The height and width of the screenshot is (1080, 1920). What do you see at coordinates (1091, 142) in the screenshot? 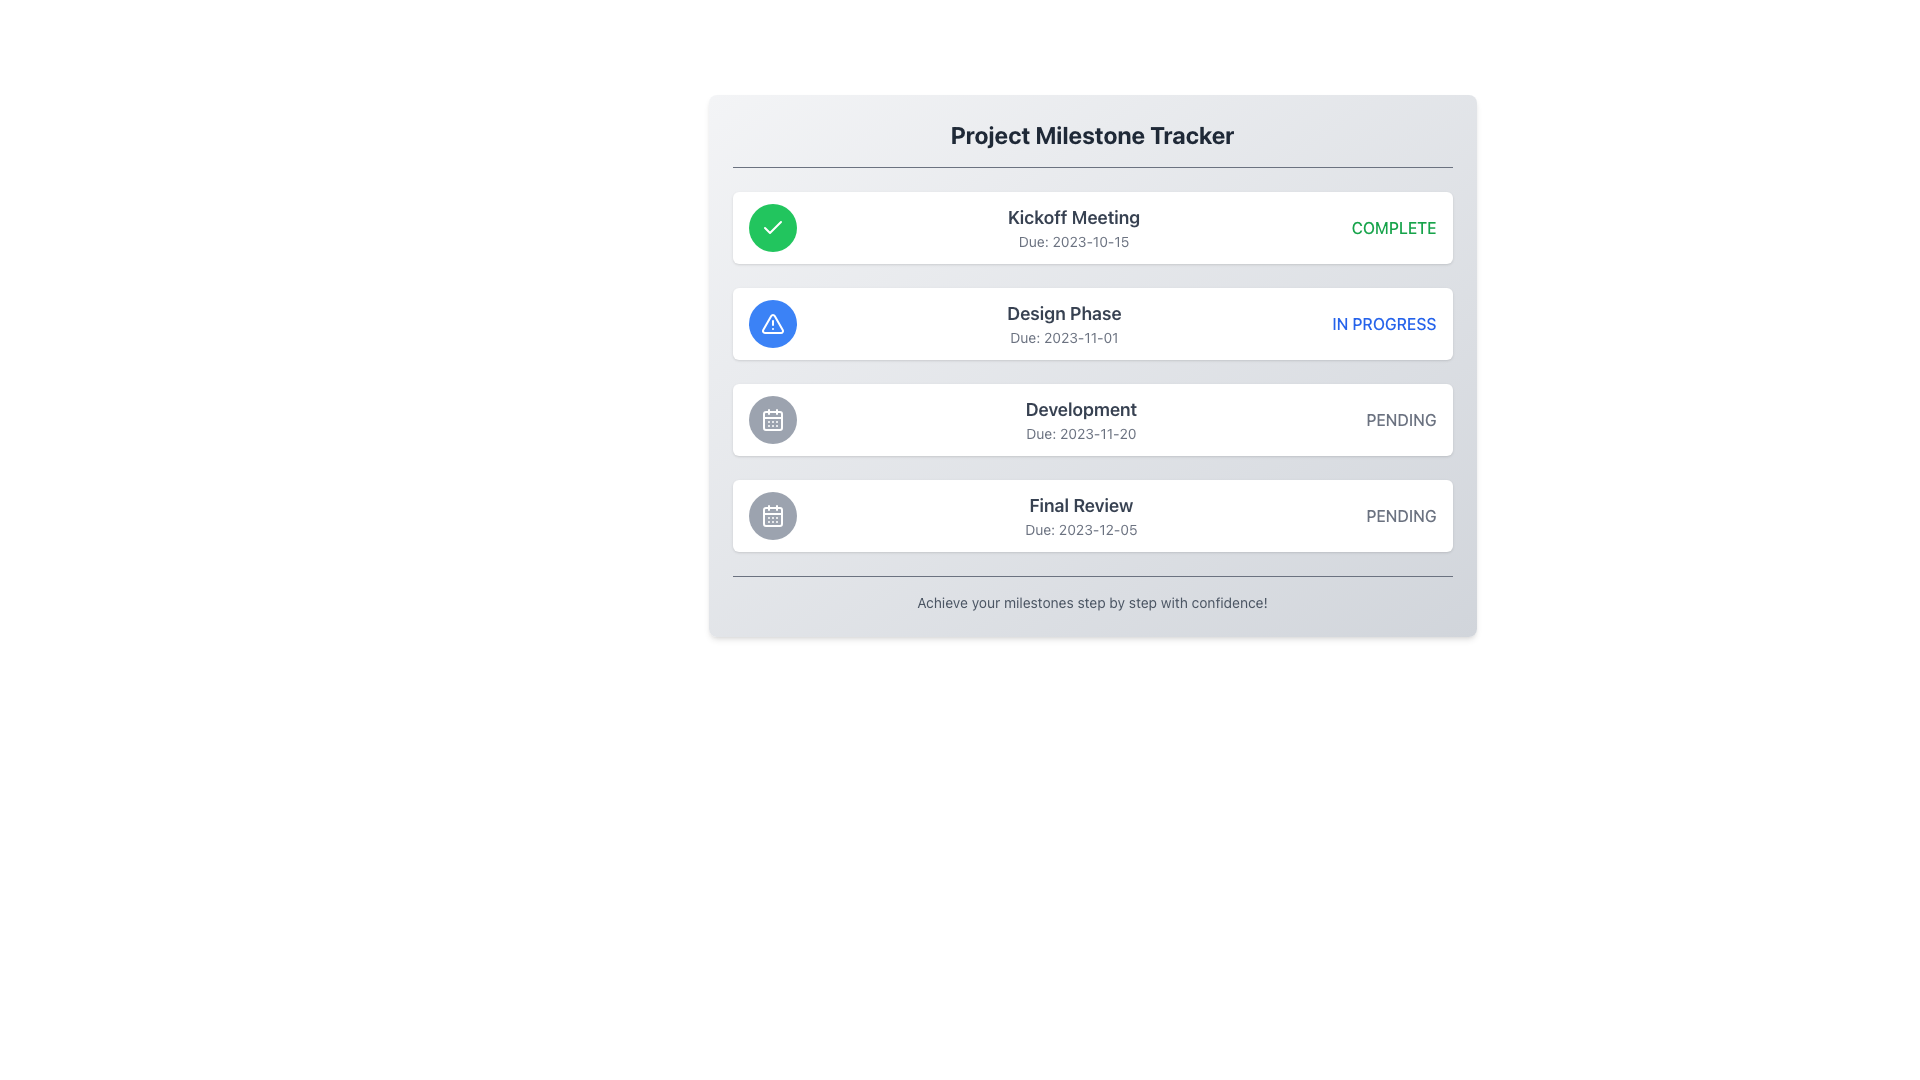
I see `the text label that serves as the title or header for the project-tracking module, which is positioned at the top and horizontally centered above the listed items` at bounding box center [1091, 142].